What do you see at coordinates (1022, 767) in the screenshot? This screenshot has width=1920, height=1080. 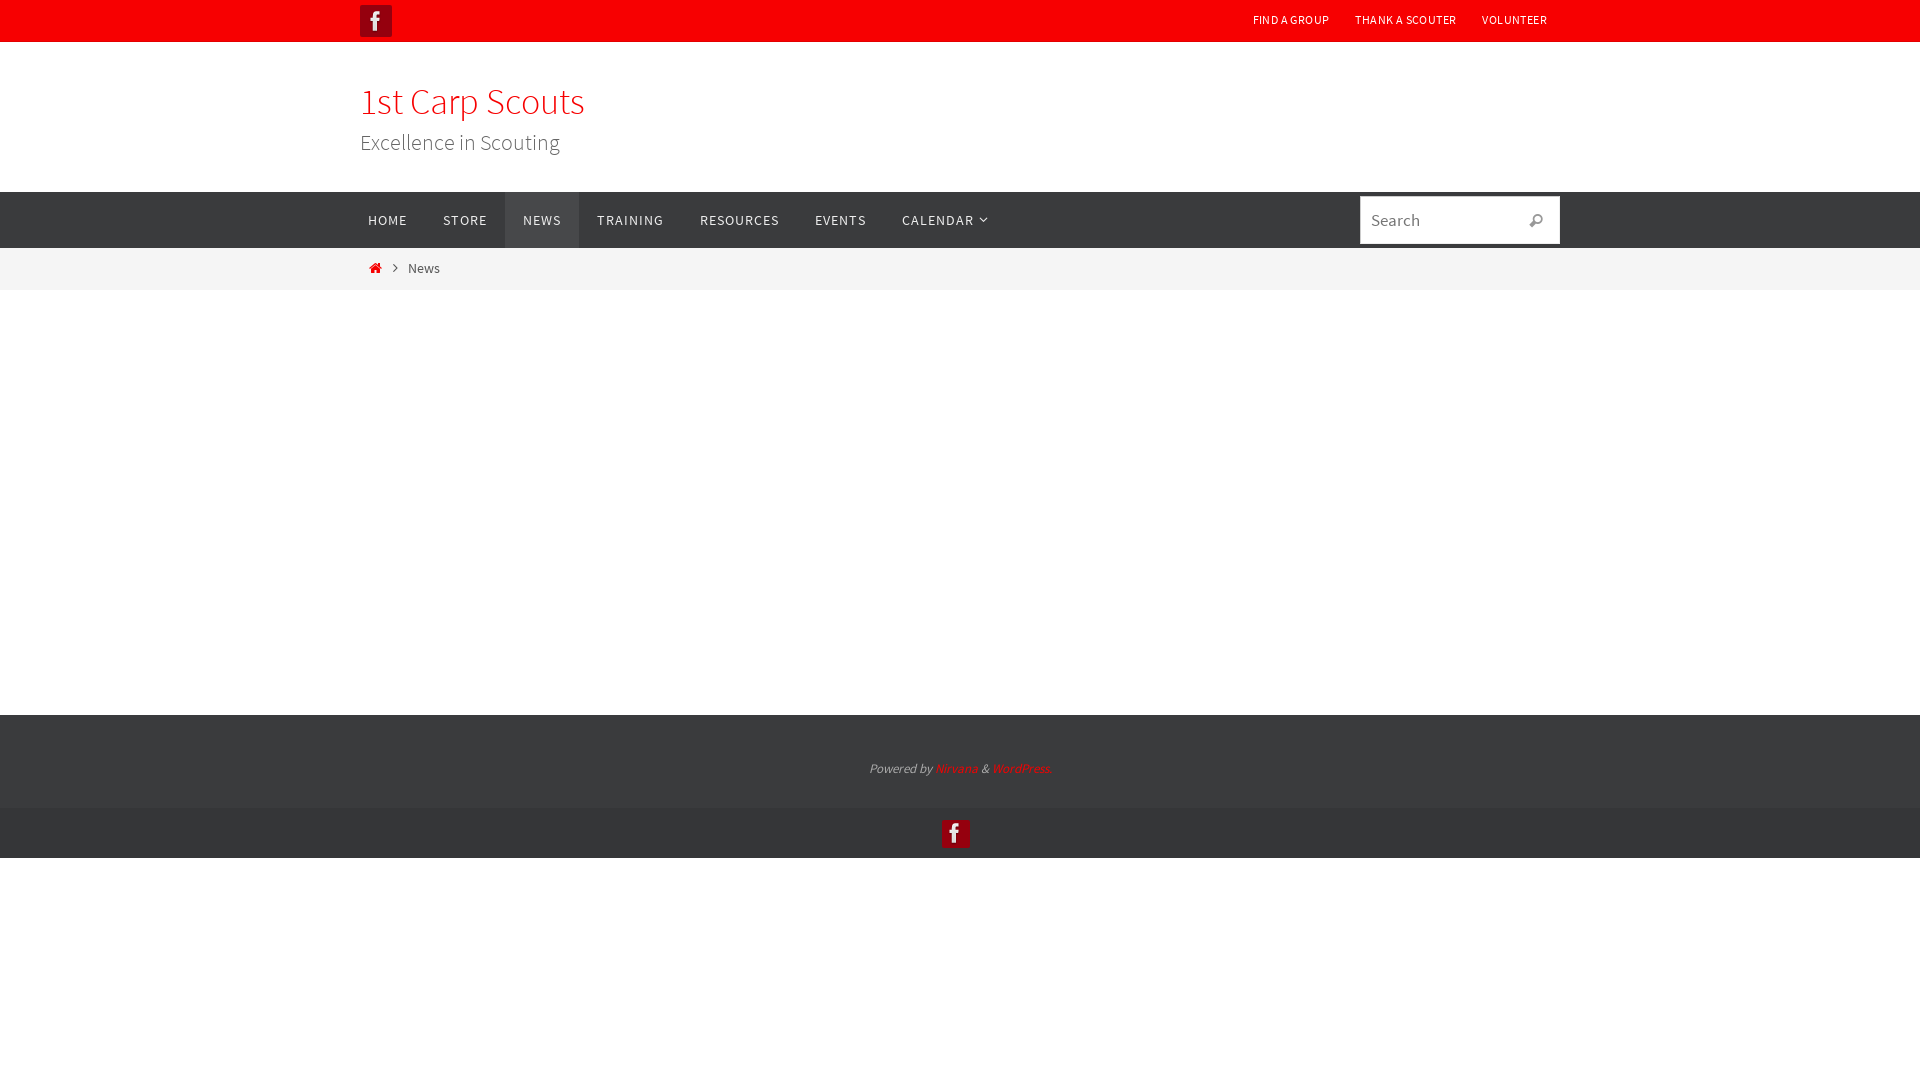 I see `'WordPress.'` at bounding box center [1022, 767].